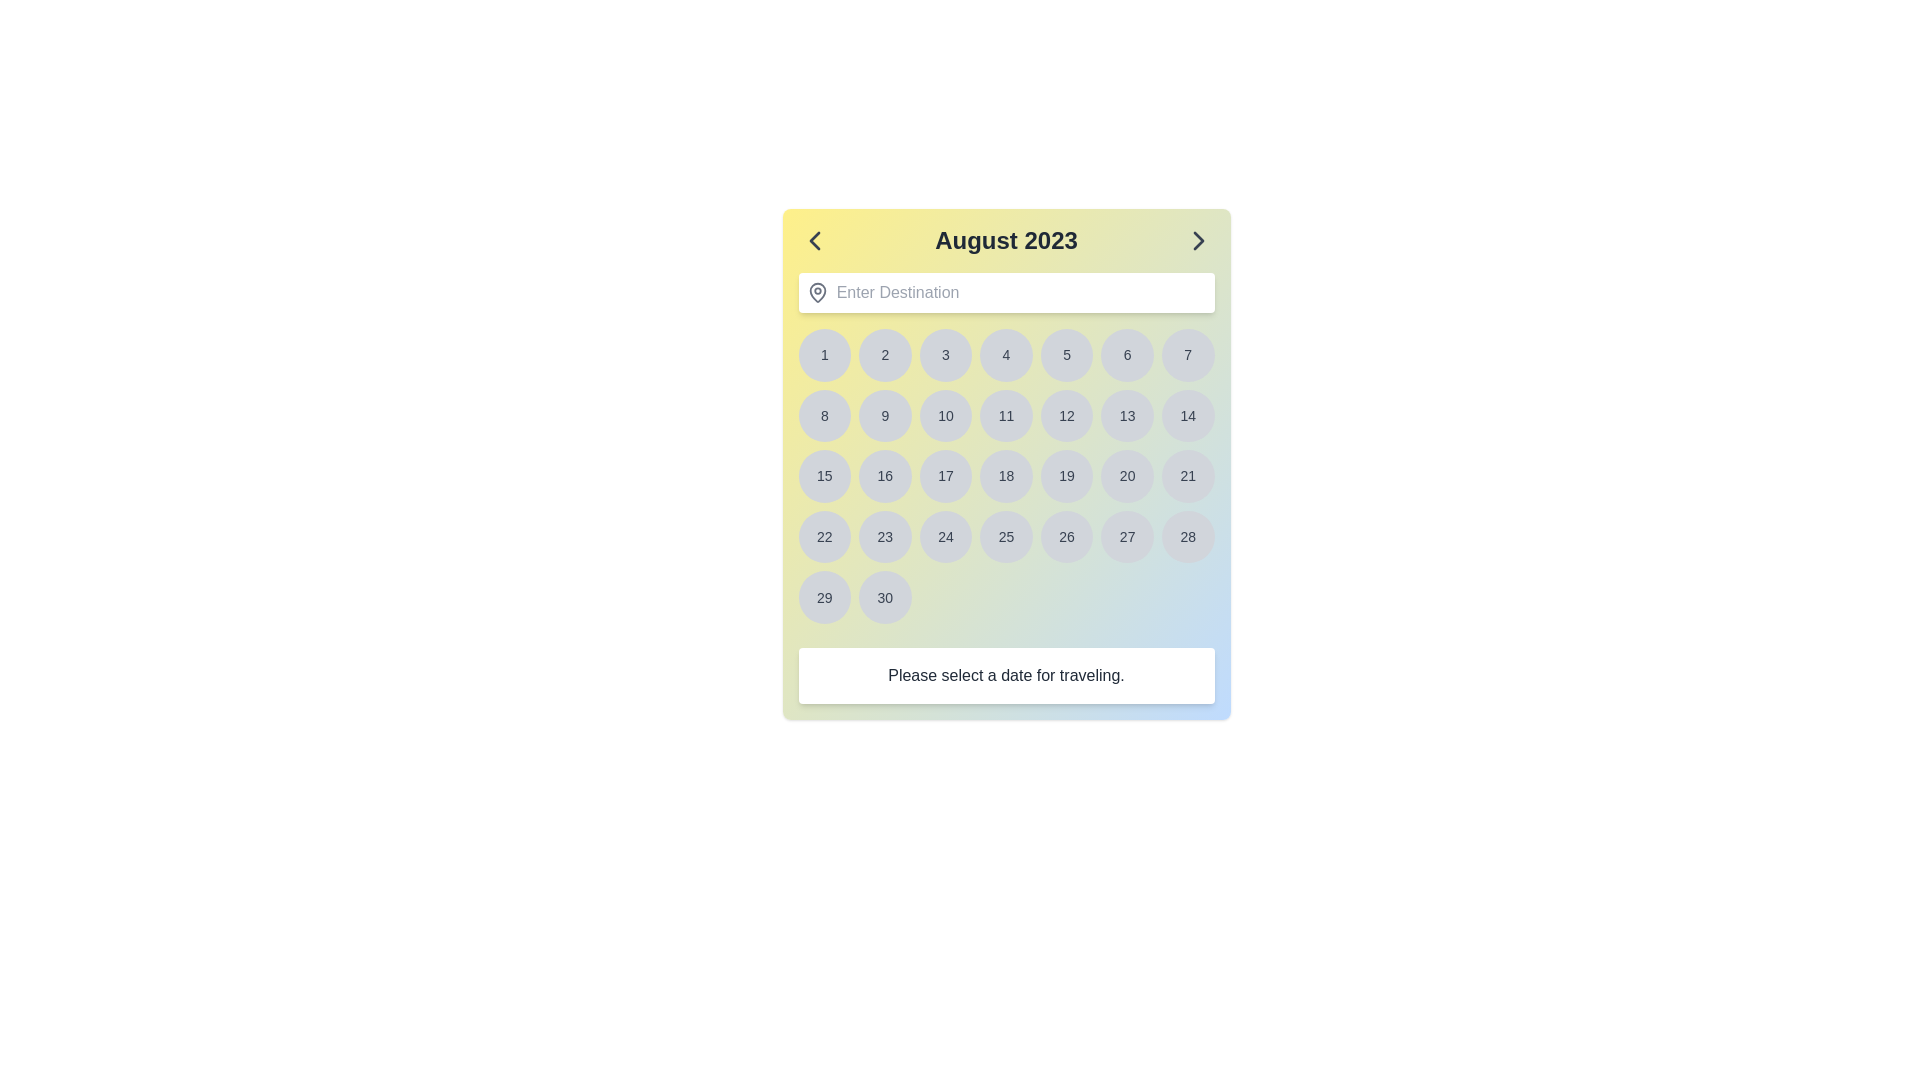  Describe the element at coordinates (824, 596) in the screenshot. I see `the selectable day button representing the 29th day in the calendar interface, located in the last row, first column of the grid` at that location.